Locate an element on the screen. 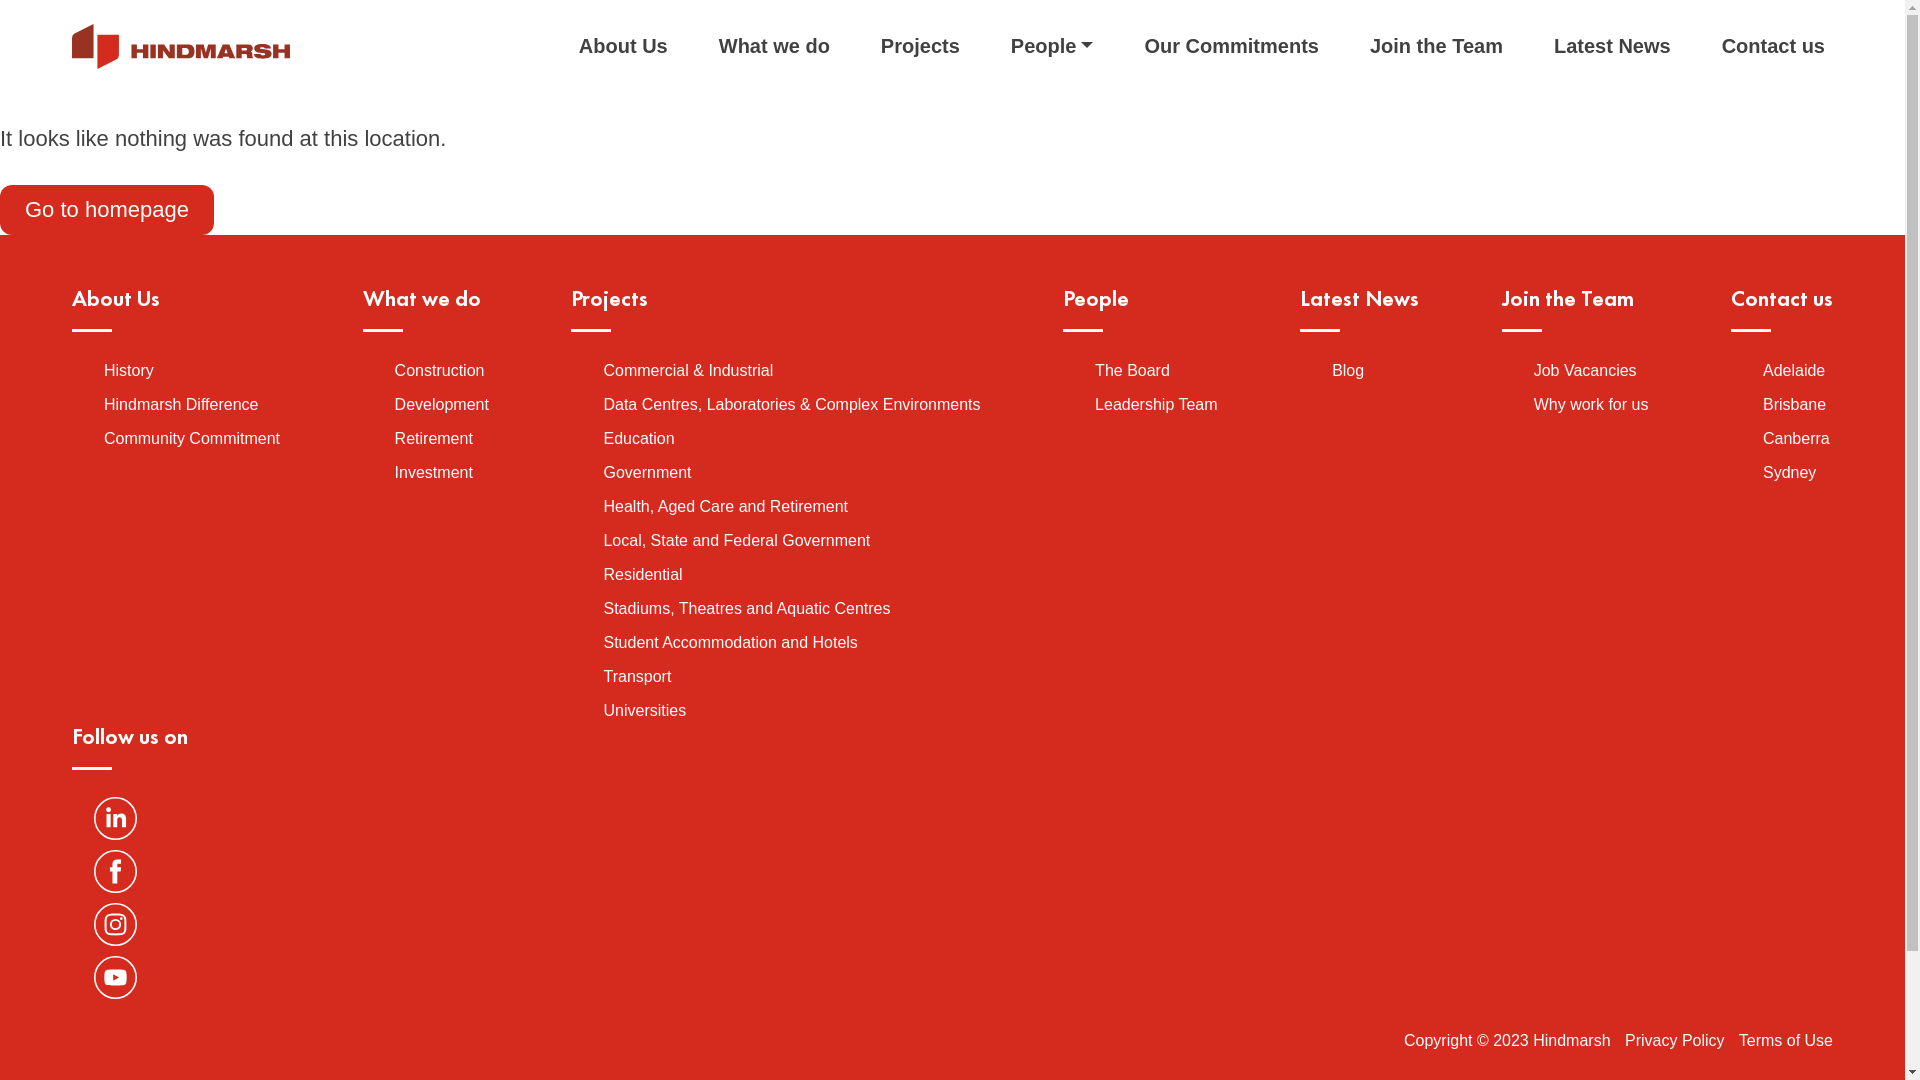 This screenshot has height=1080, width=1920. 'Why work for us' is located at coordinates (1590, 404).